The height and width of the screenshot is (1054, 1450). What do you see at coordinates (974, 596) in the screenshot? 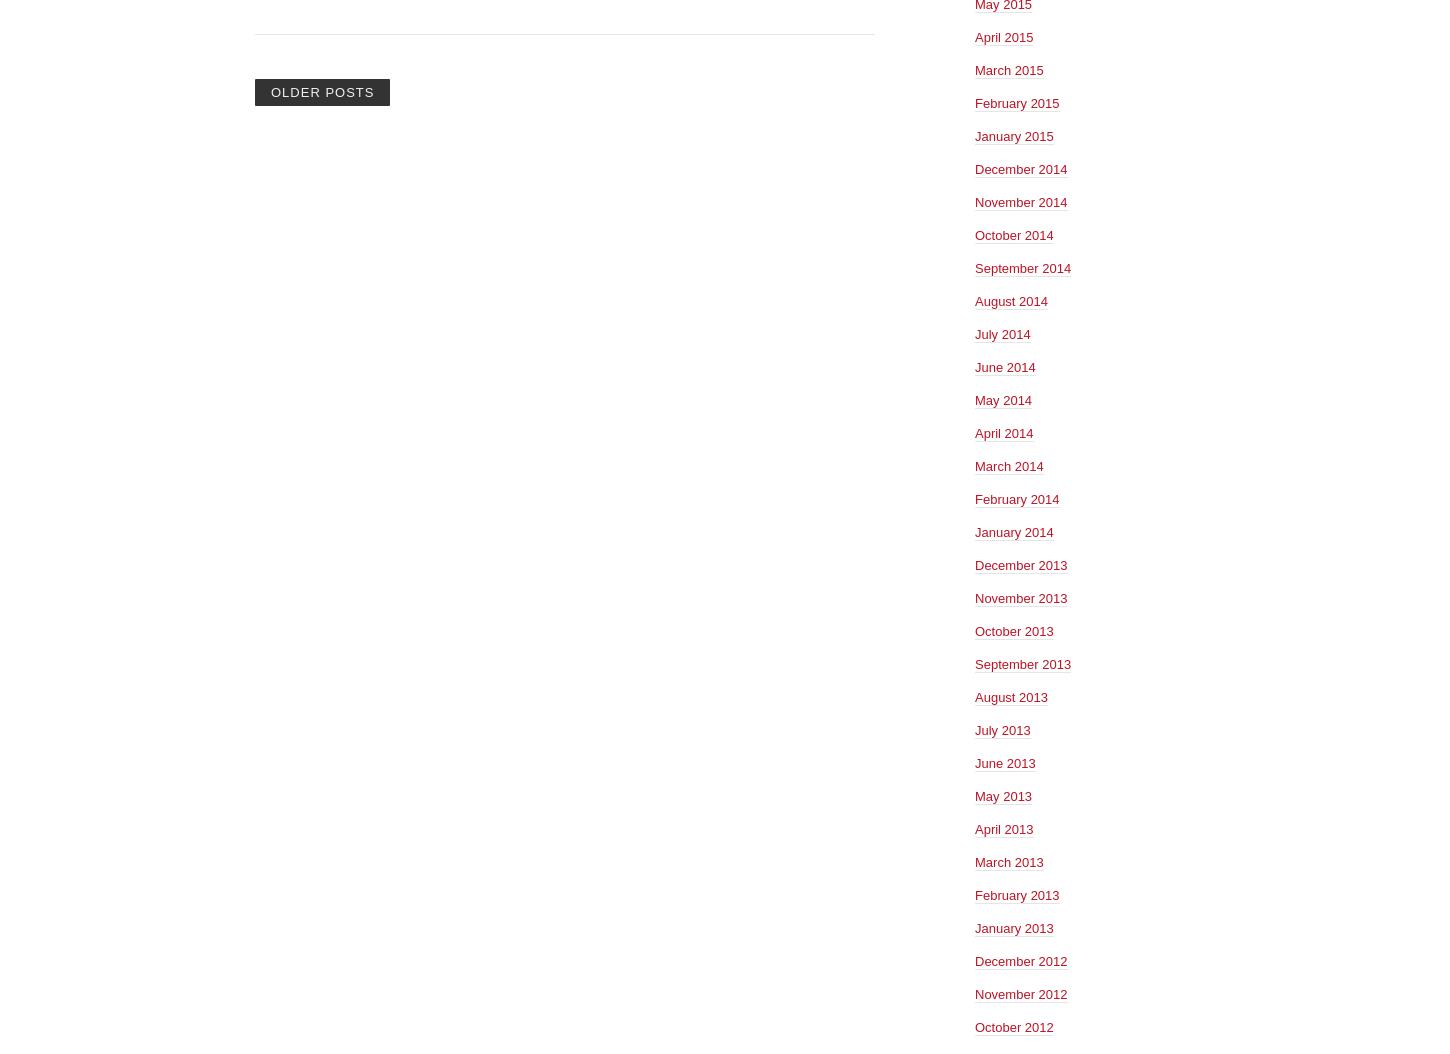
I see `'November 2013'` at bounding box center [974, 596].